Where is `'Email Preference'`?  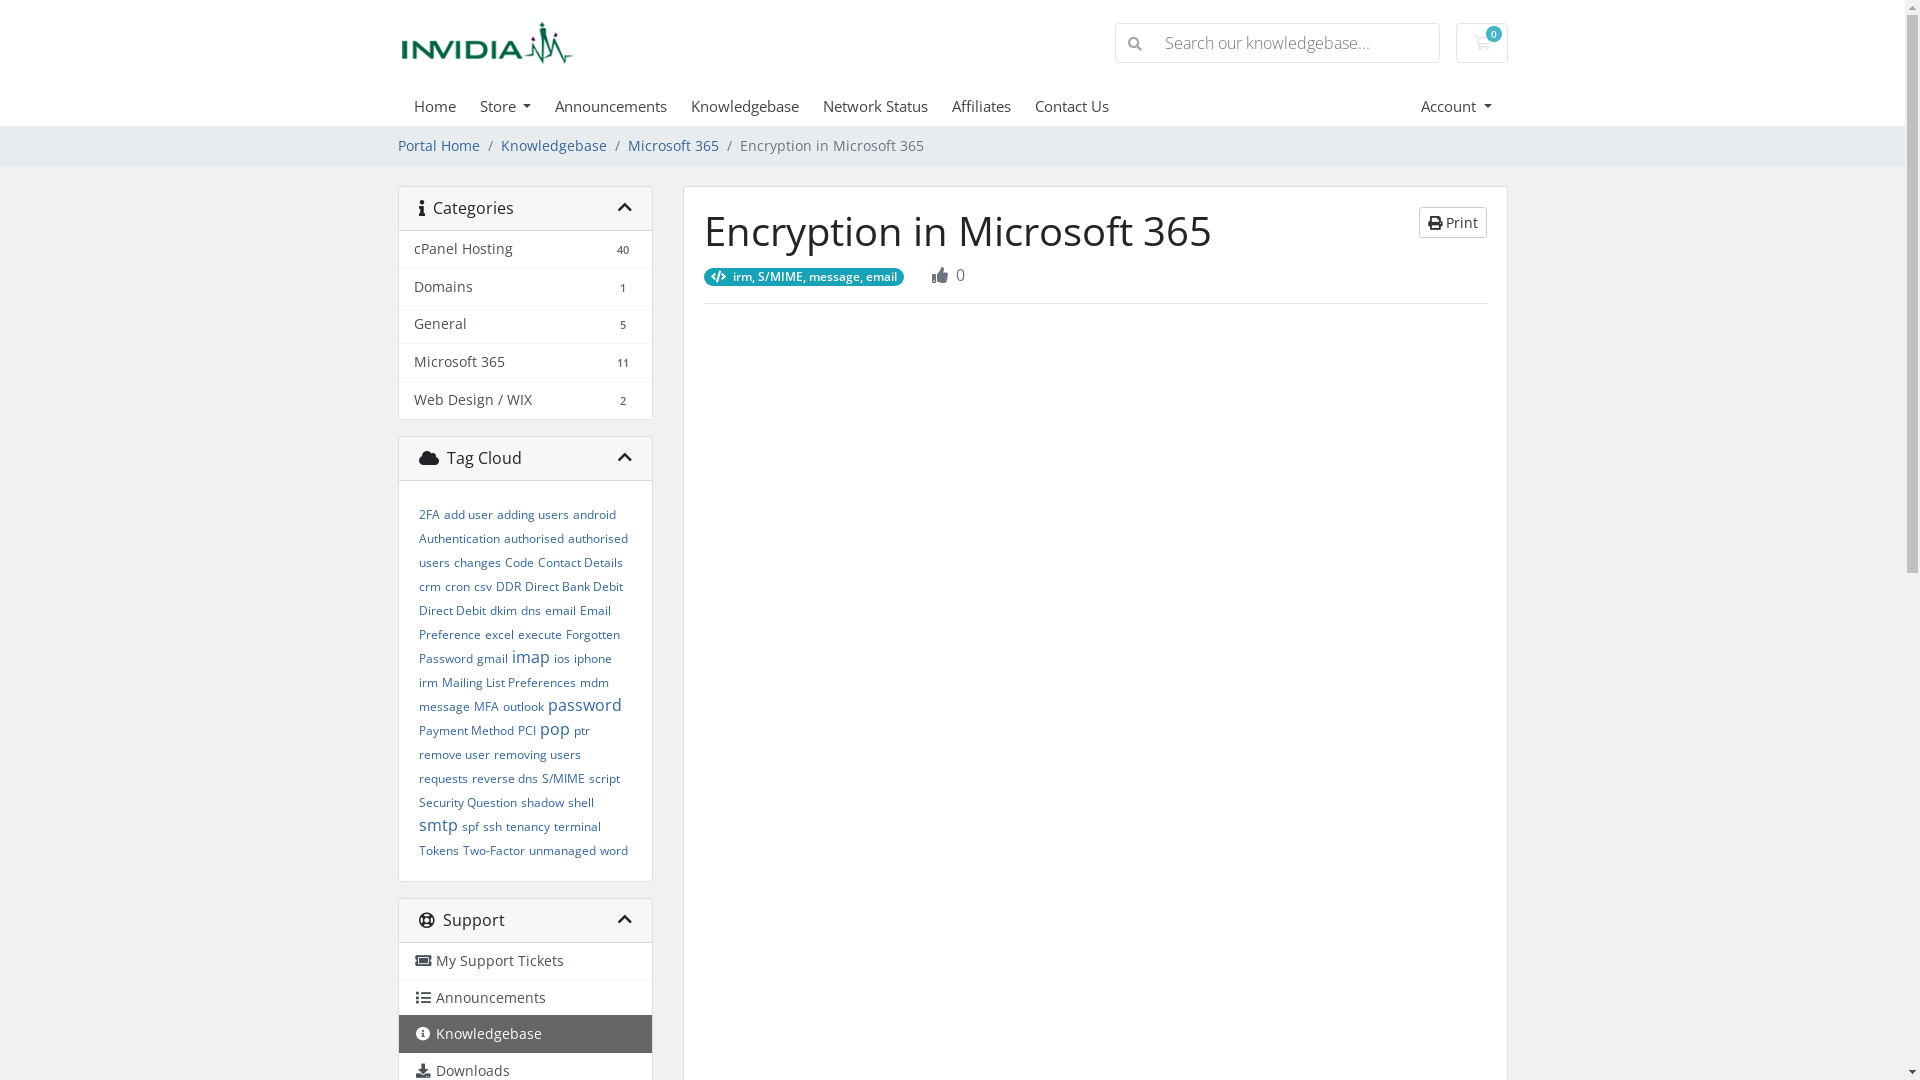 'Email Preference' is located at coordinates (513, 621).